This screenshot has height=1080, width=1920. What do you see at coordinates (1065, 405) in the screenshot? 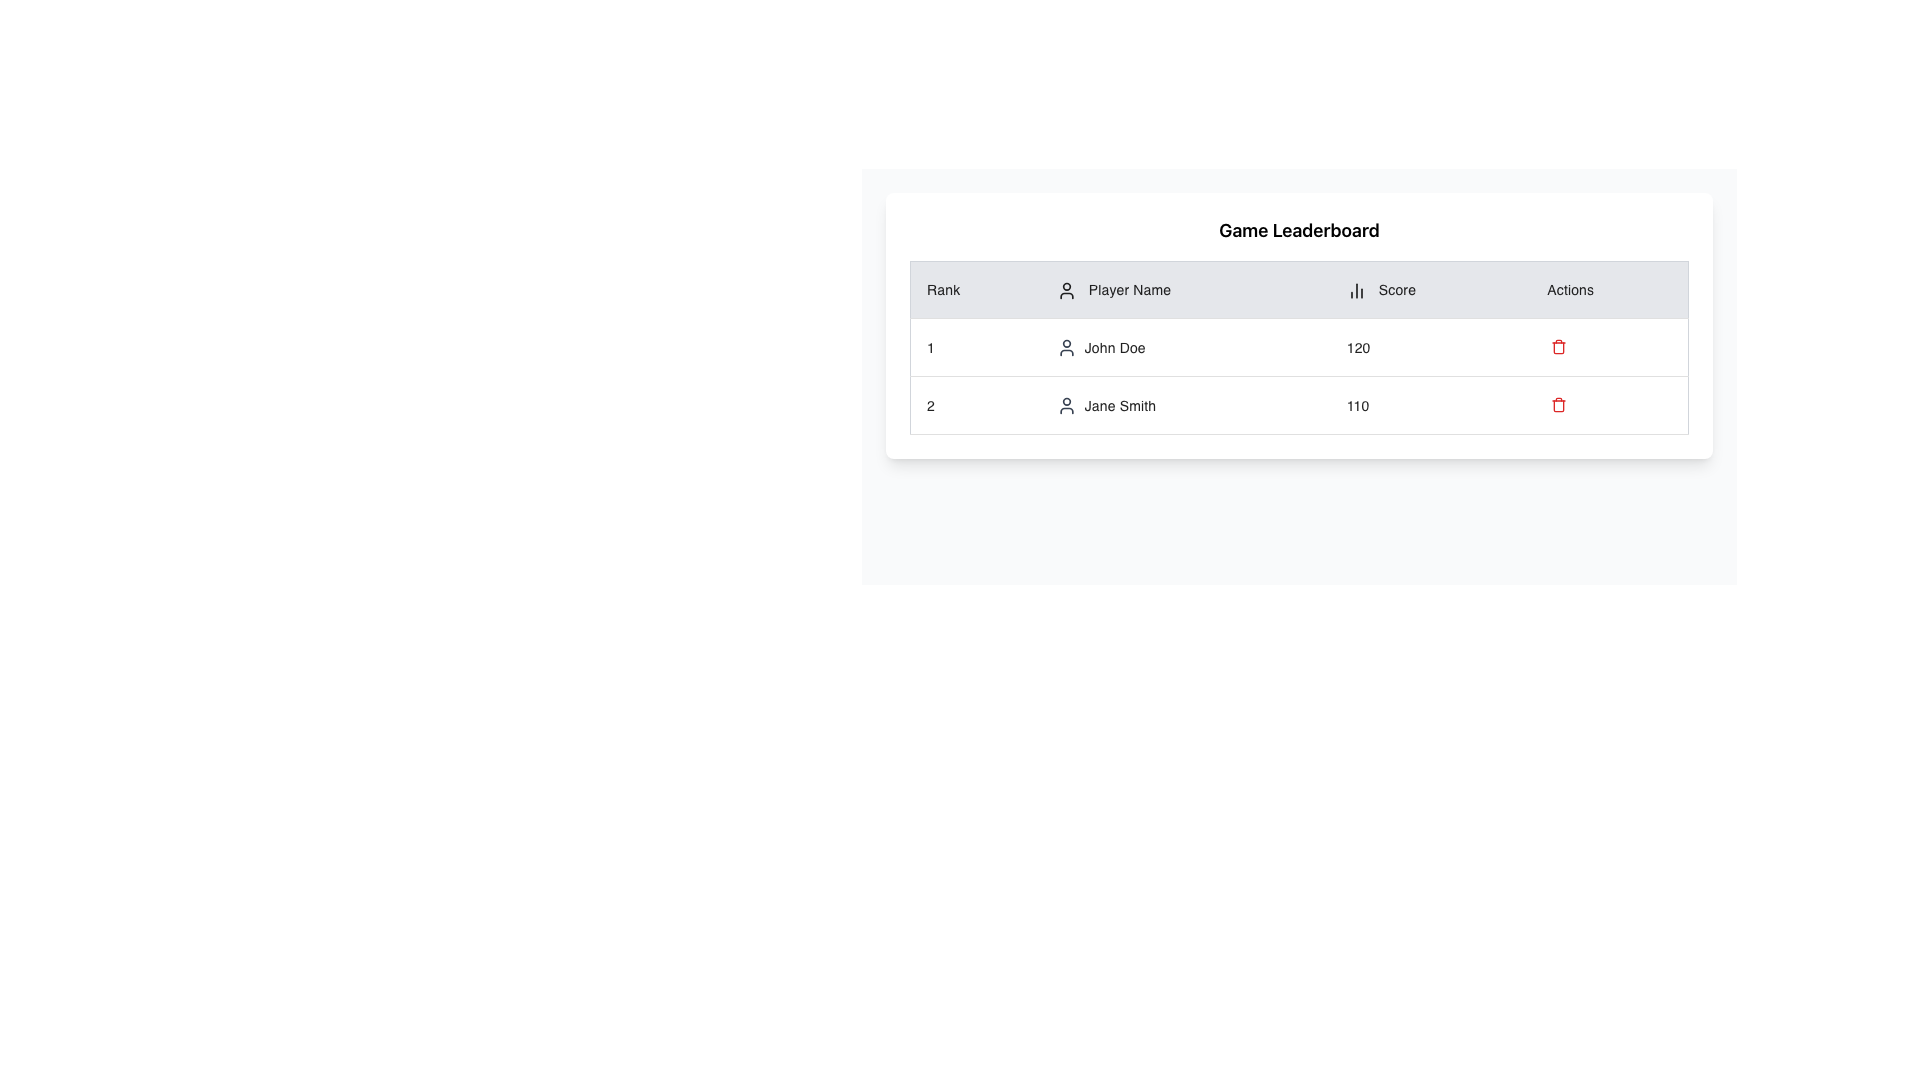
I see `the user icon next to 'Jane Smith' in the second row of the leaderboard, representing the player visually` at bounding box center [1065, 405].